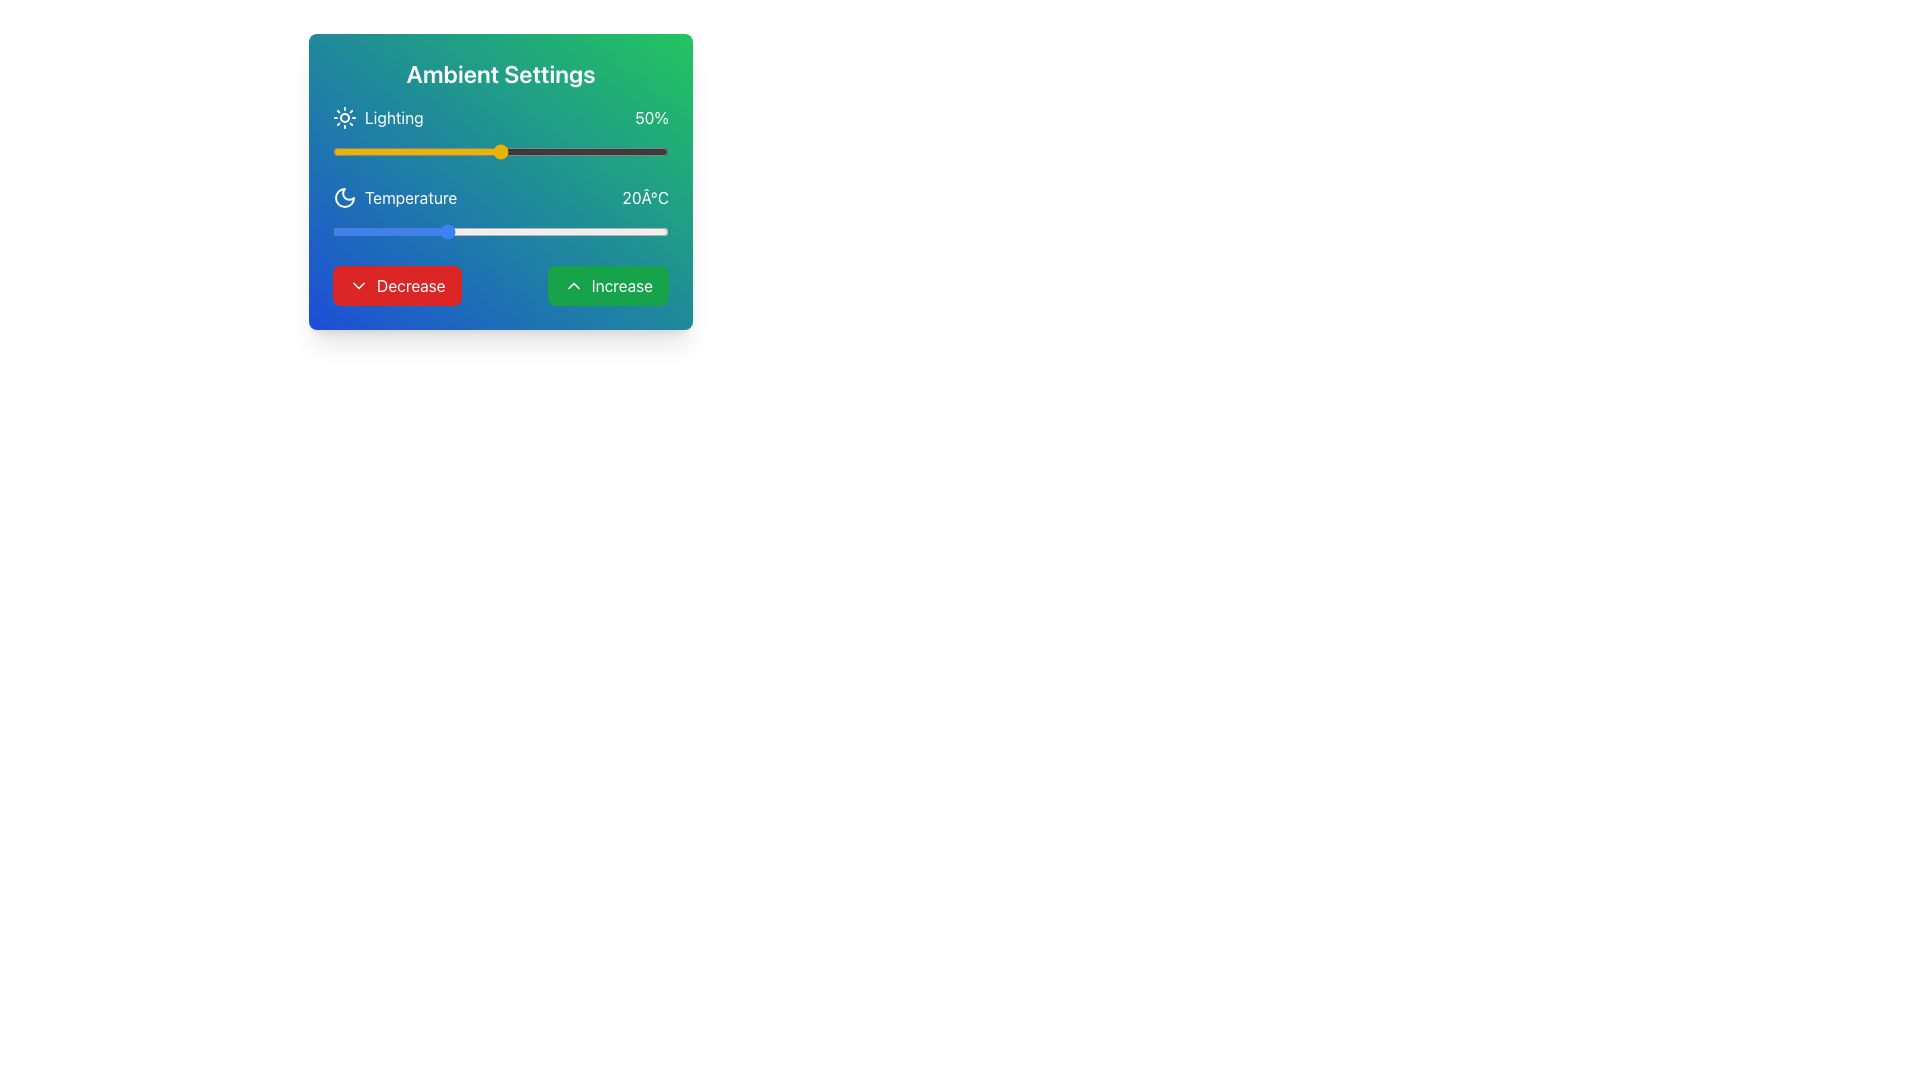 The height and width of the screenshot is (1080, 1920). I want to click on the static text label displaying '20Â°C', which indicates the current temperature value associated with the 'Temperature' slider, located to the right of the 'Temperature' label, so click(645, 197).